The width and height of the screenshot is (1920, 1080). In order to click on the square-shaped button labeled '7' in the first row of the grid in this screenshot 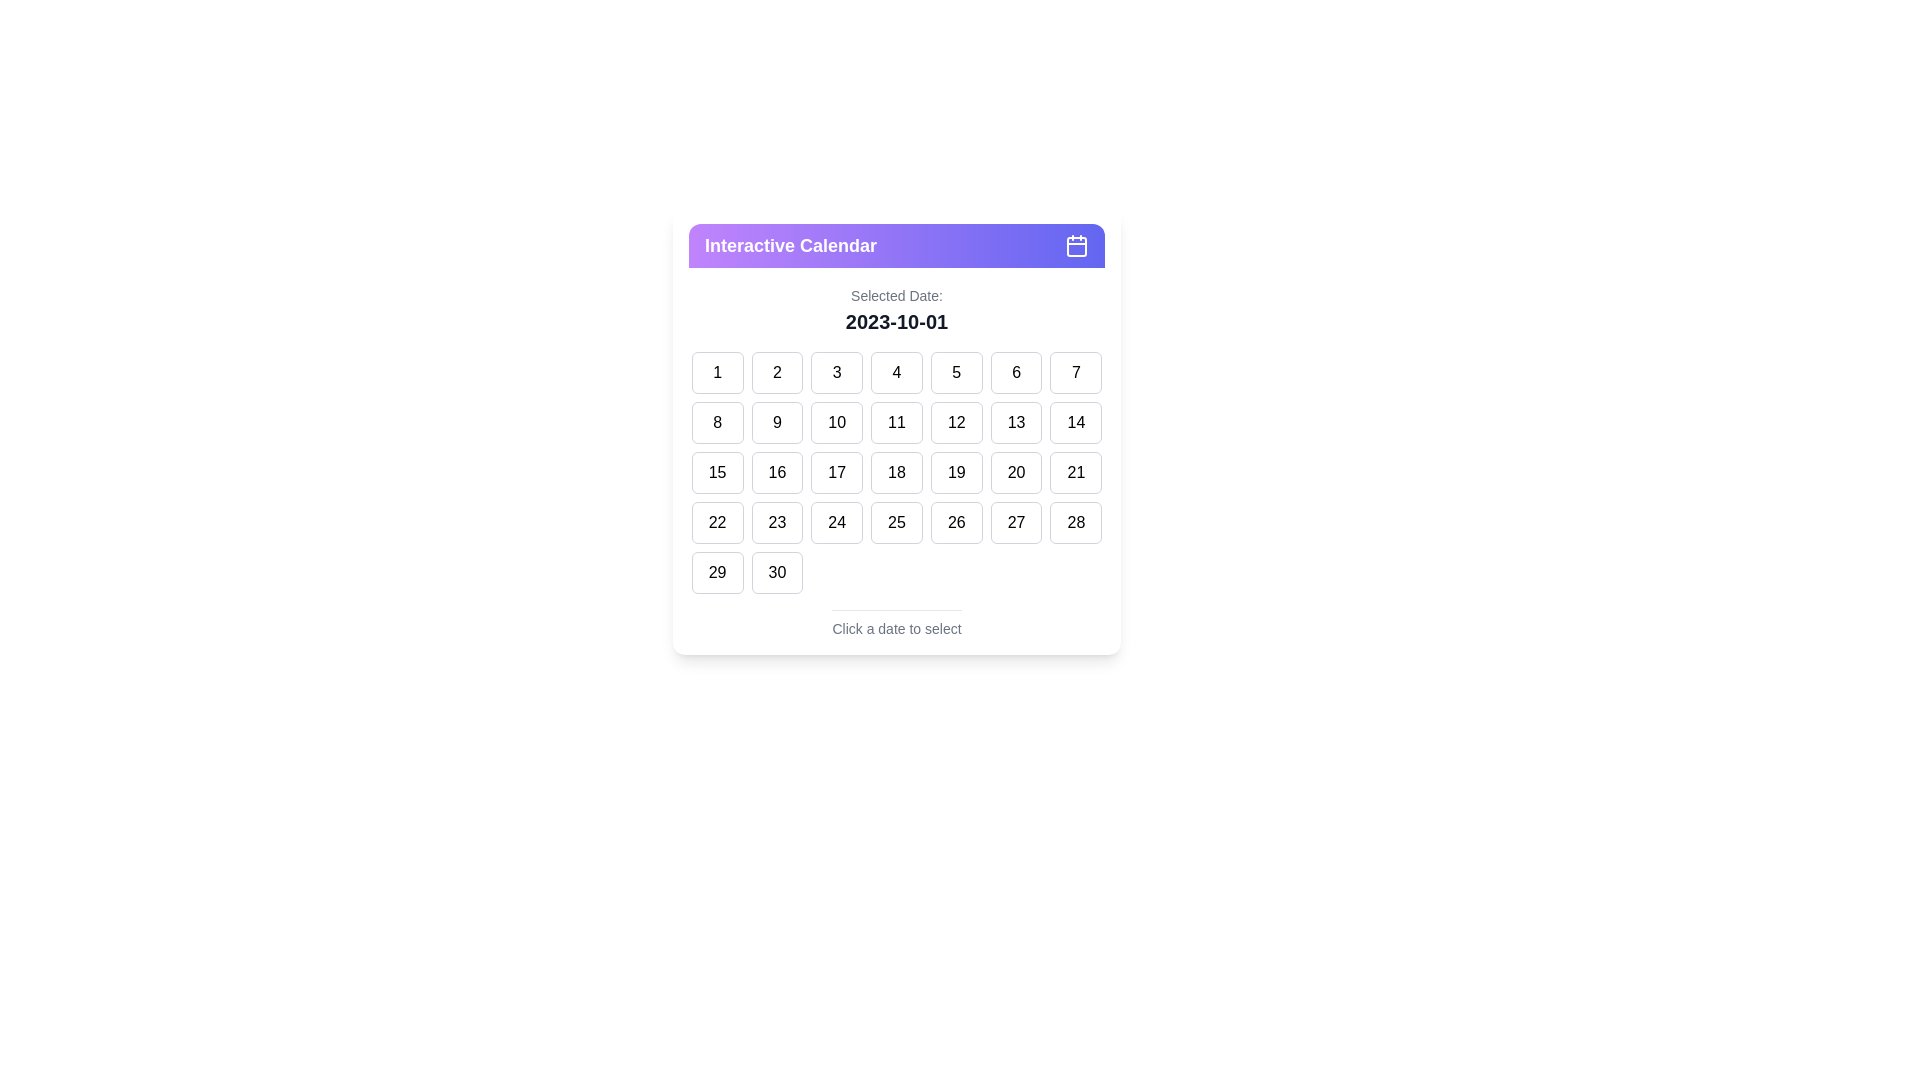, I will do `click(1075, 373)`.